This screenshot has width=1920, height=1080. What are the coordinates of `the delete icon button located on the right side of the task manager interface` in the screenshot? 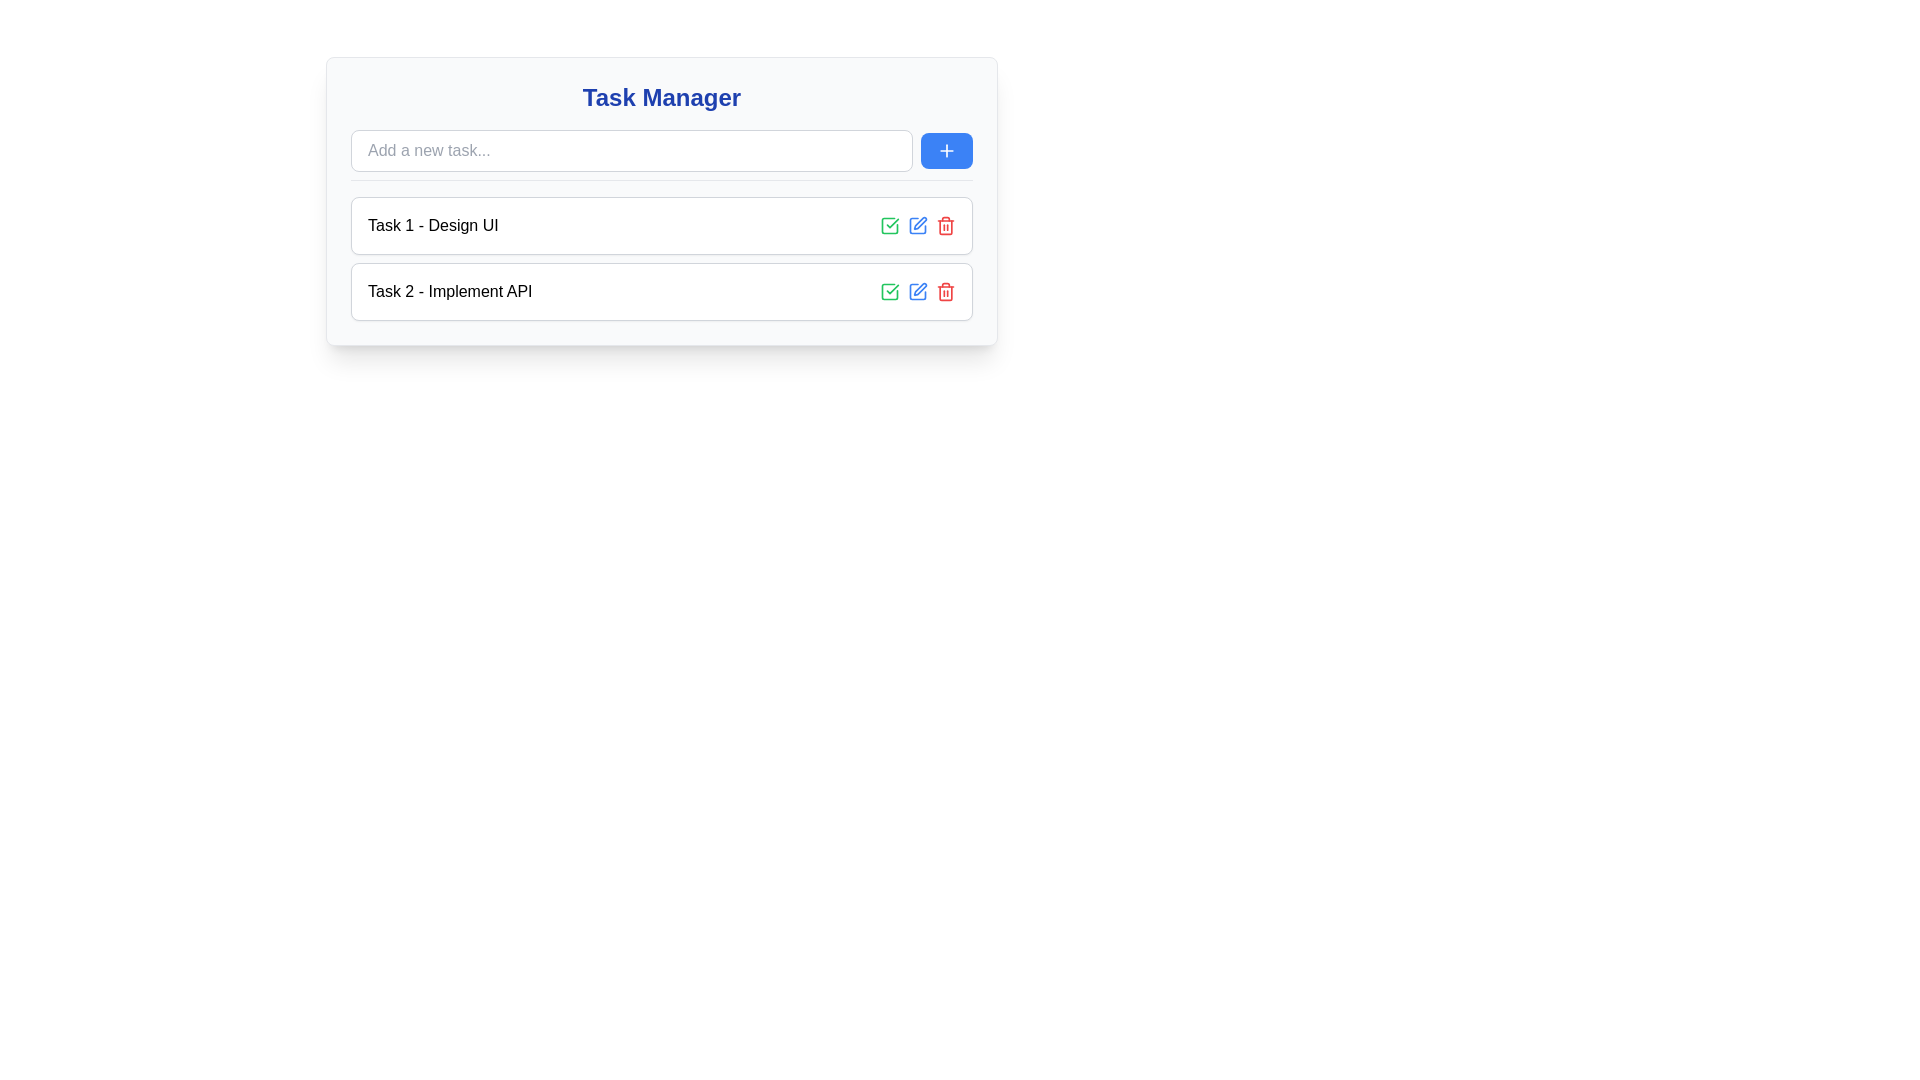 It's located at (944, 225).